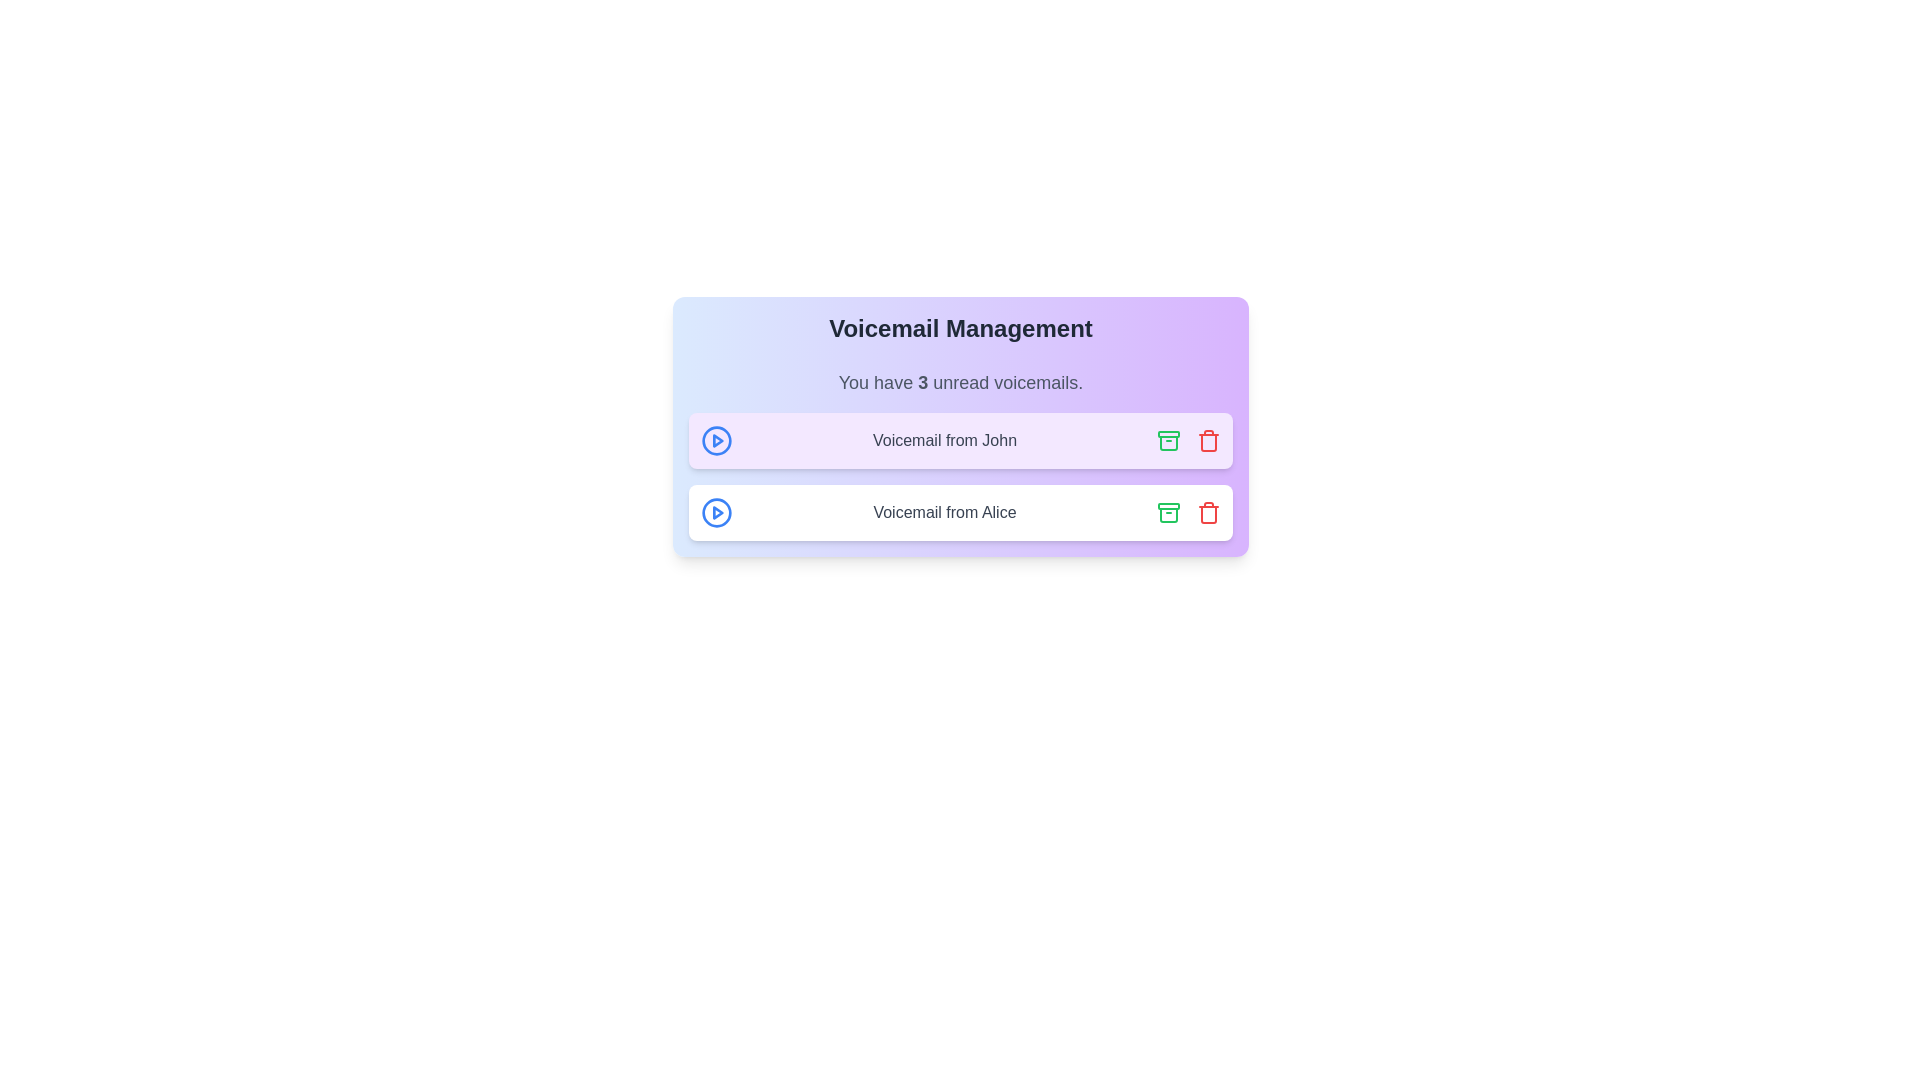  What do you see at coordinates (944, 439) in the screenshot?
I see `text content of the title for the voicemail entry displayed in the first voicemail card, which is horizontally centered in the voicemail management interface` at bounding box center [944, 439].